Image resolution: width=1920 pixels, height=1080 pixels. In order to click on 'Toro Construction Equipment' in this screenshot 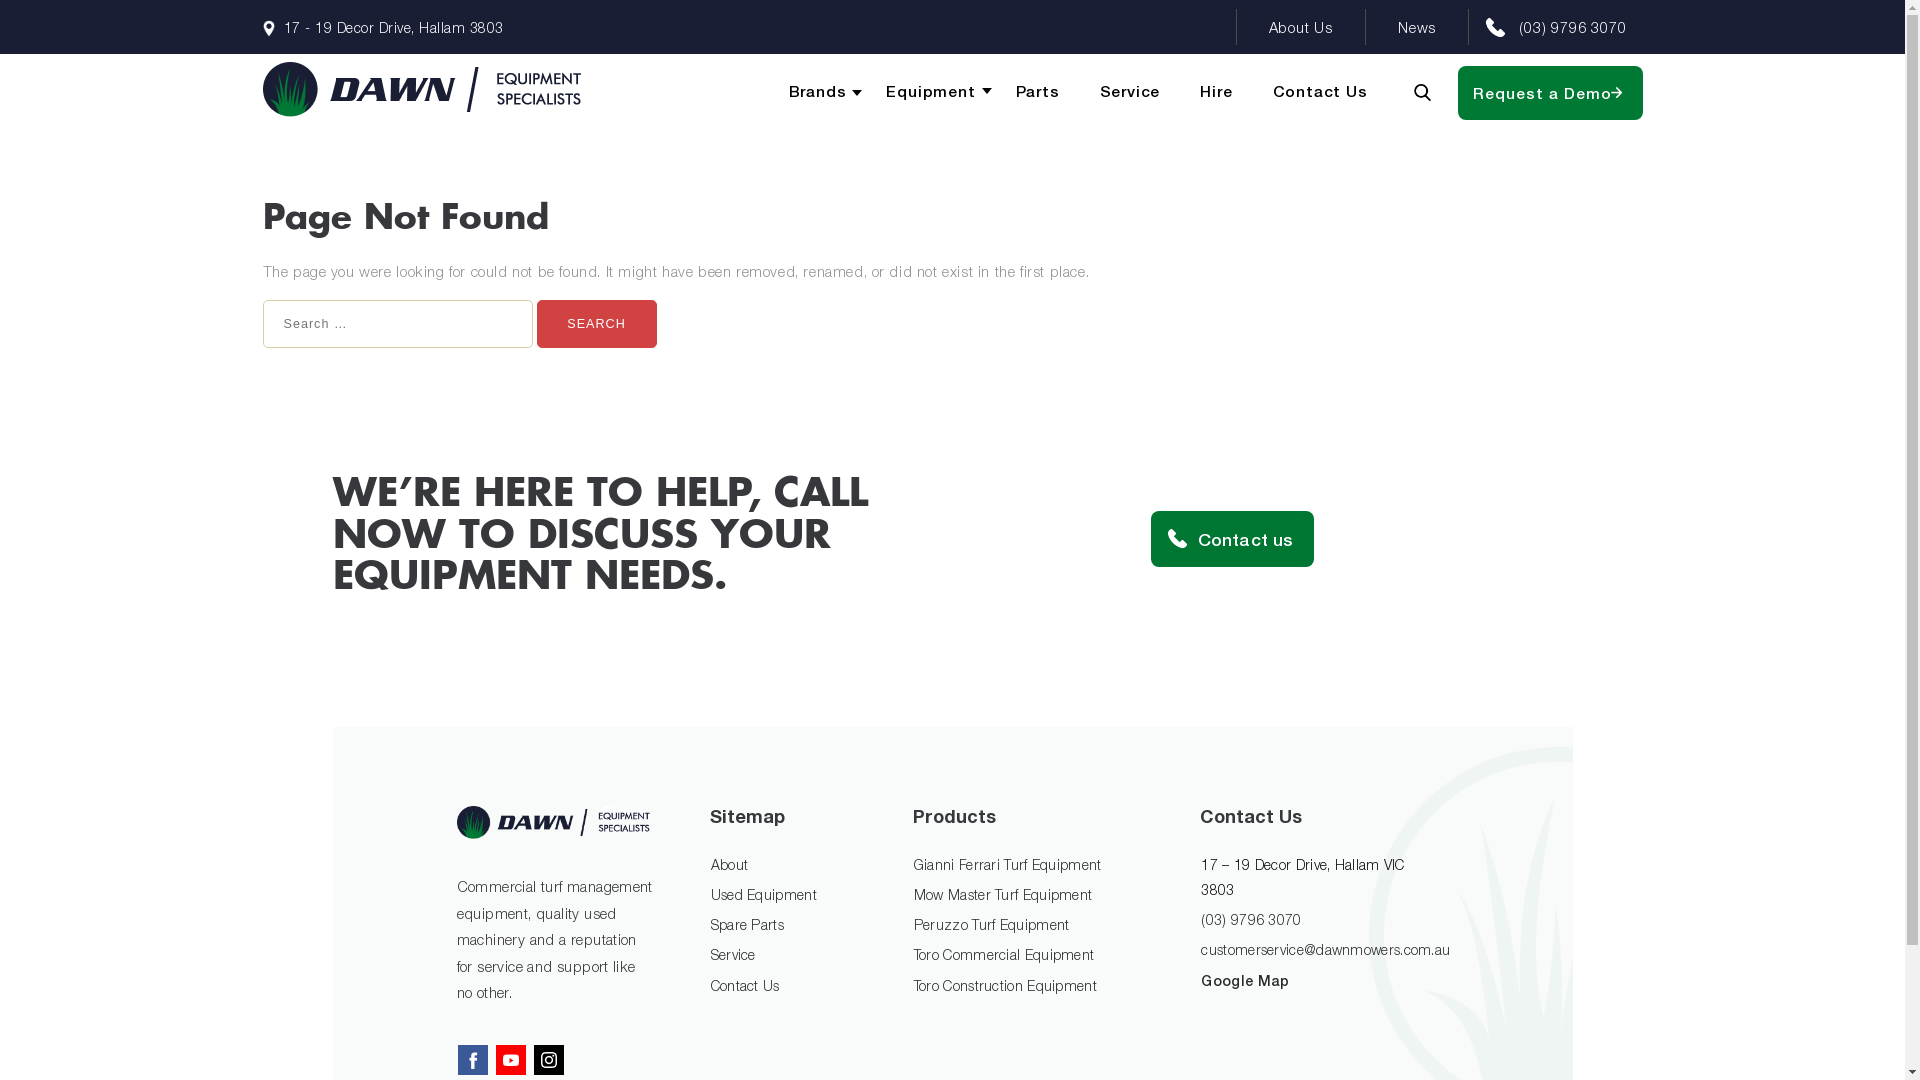, I will do `click(1005, 984)`.